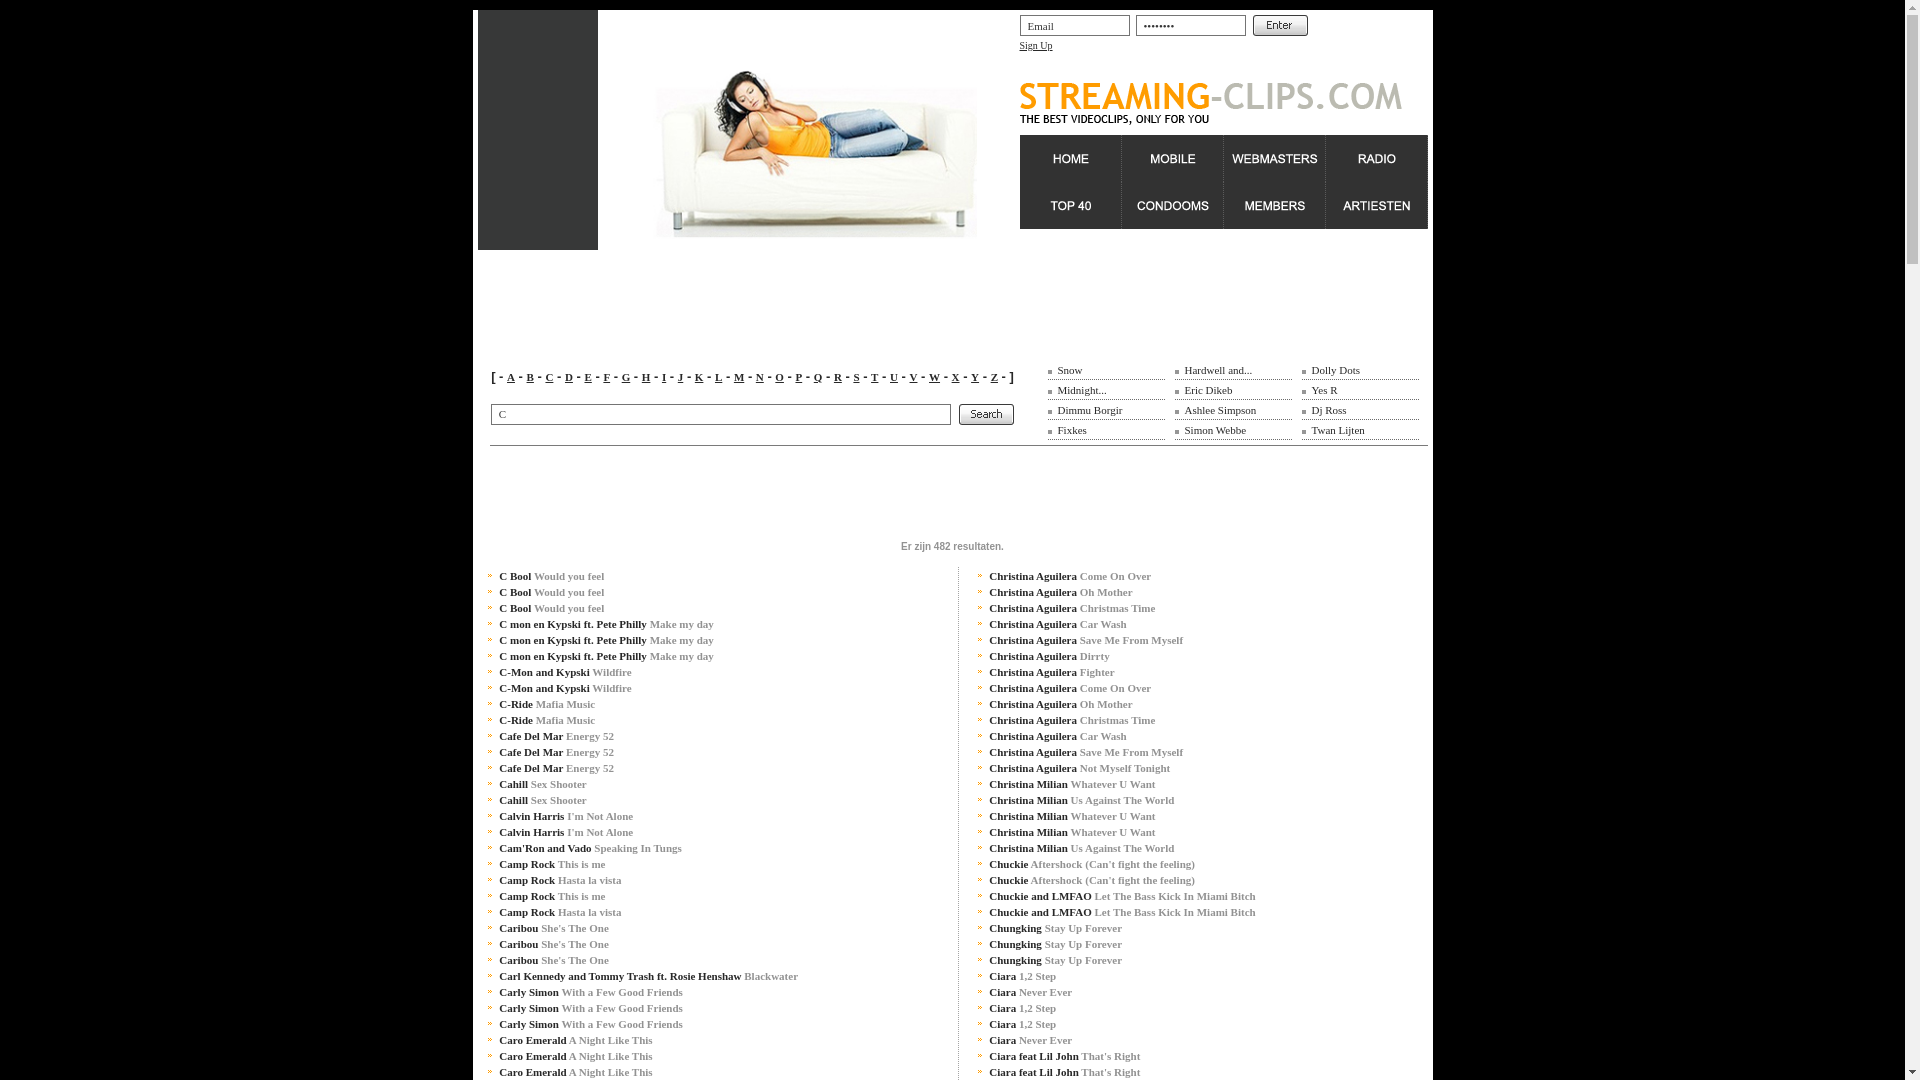 The image size is (1920, 1080). I want to click on 'Fixkes', so click(1071, 428).